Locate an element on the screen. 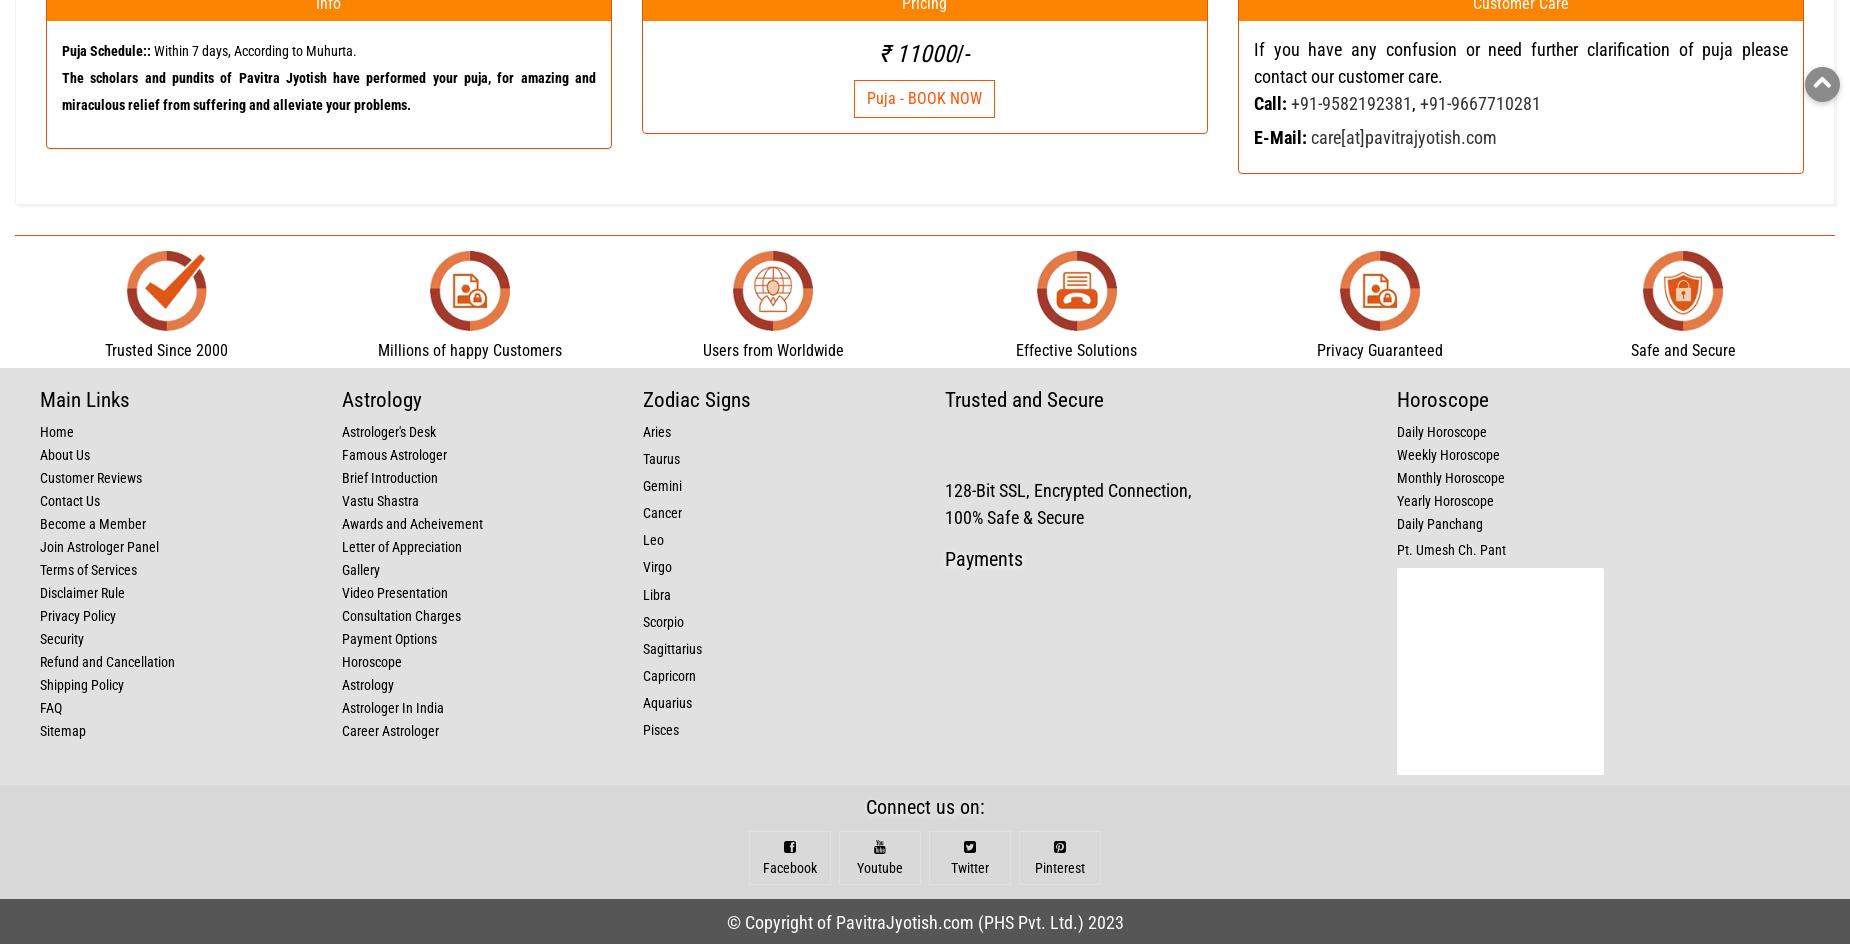  'Brief Introduction' is located at coordinates (388, 478).